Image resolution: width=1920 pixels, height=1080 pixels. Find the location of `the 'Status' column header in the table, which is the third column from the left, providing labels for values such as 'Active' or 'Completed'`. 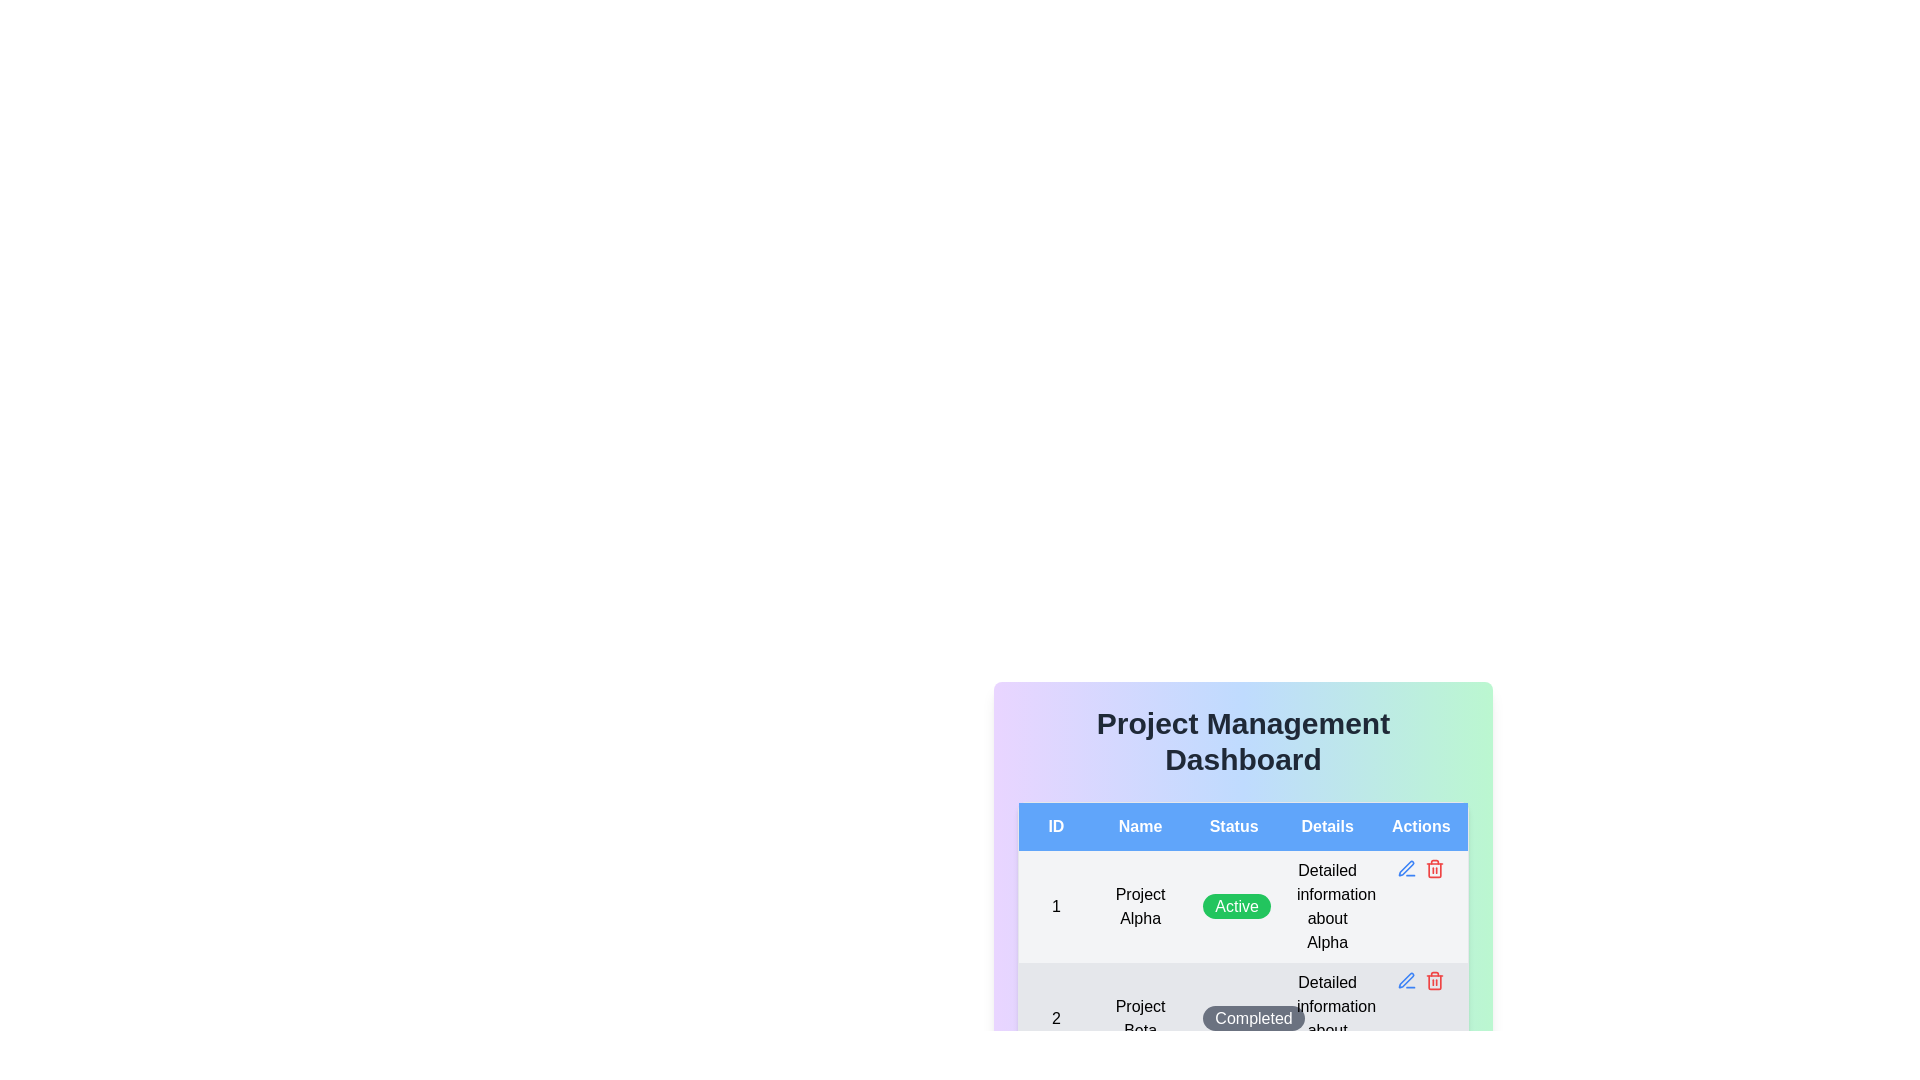

the 'Status' column header in the table, which is the third column from the left, providing labels for values such as 'Active' or 'Completed' is located at coordinates (1242, 844).